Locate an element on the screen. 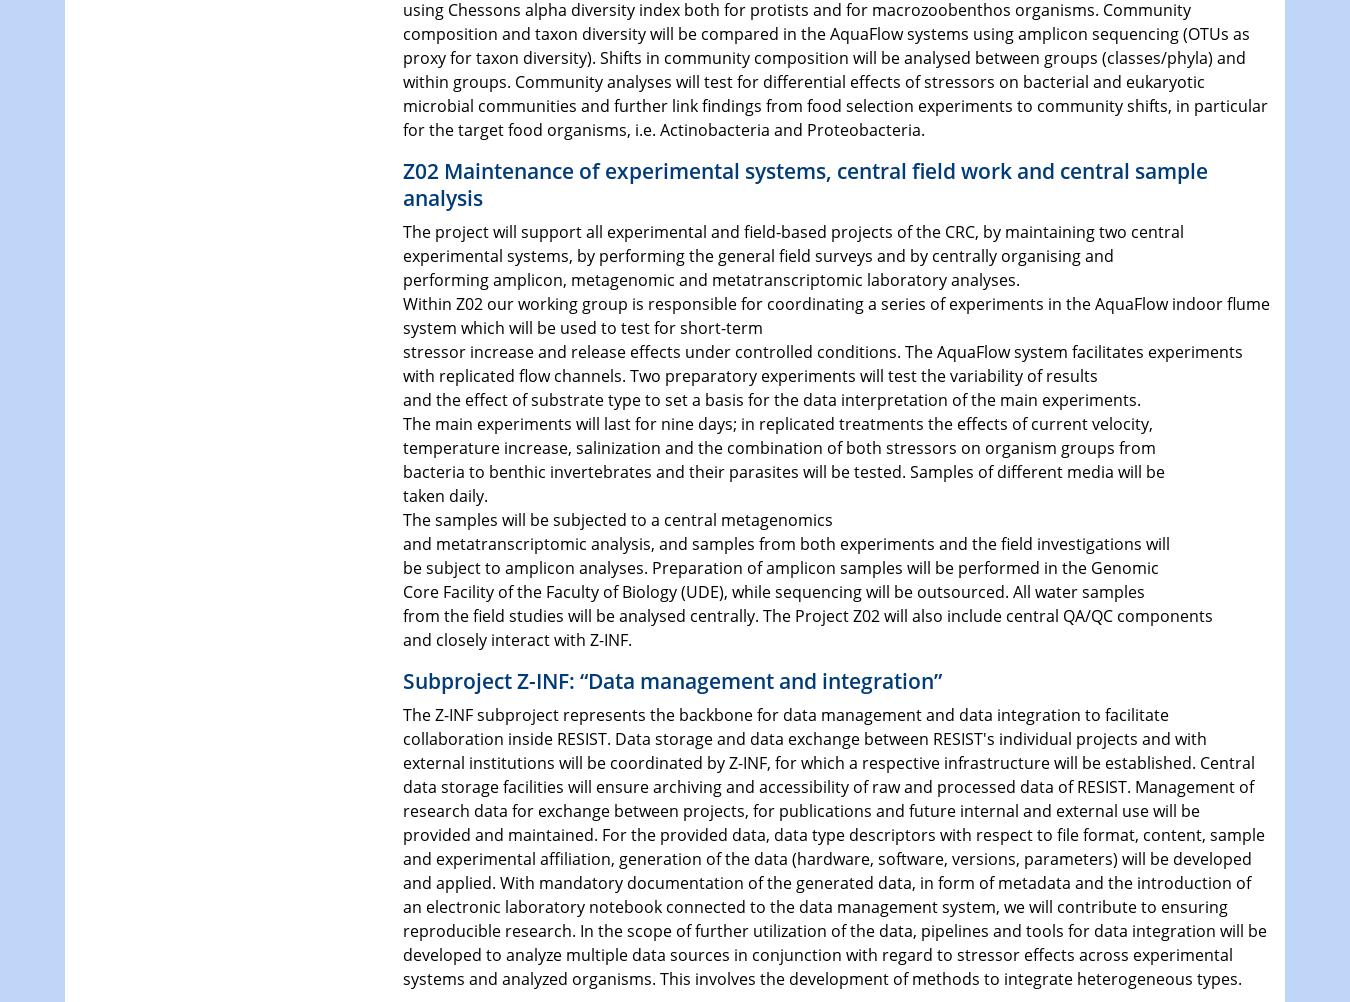 The height and width of the screenshot is (1002, 1350). 'and closely interact with Z-INF.' is located at coordinates (515, 637).